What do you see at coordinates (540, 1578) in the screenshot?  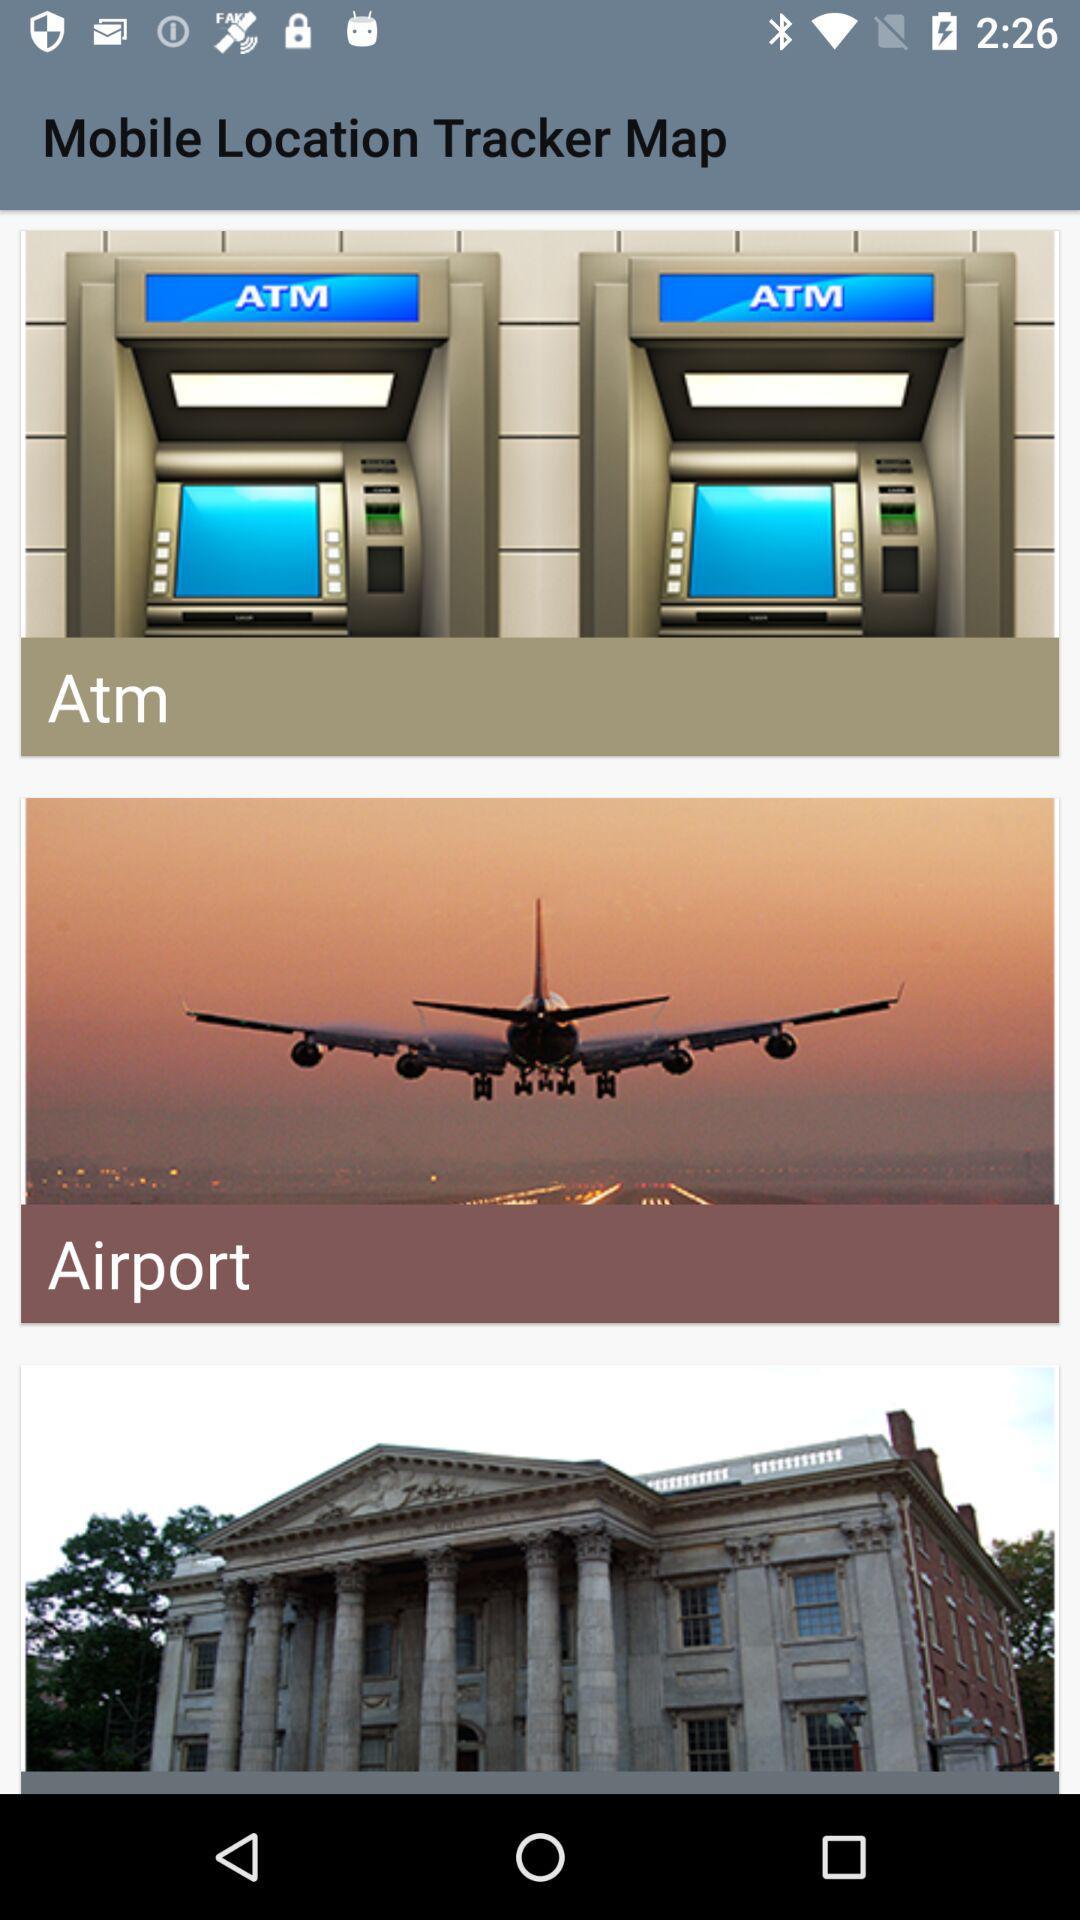 I see `advertisement` at bounding box center [540, 1578].